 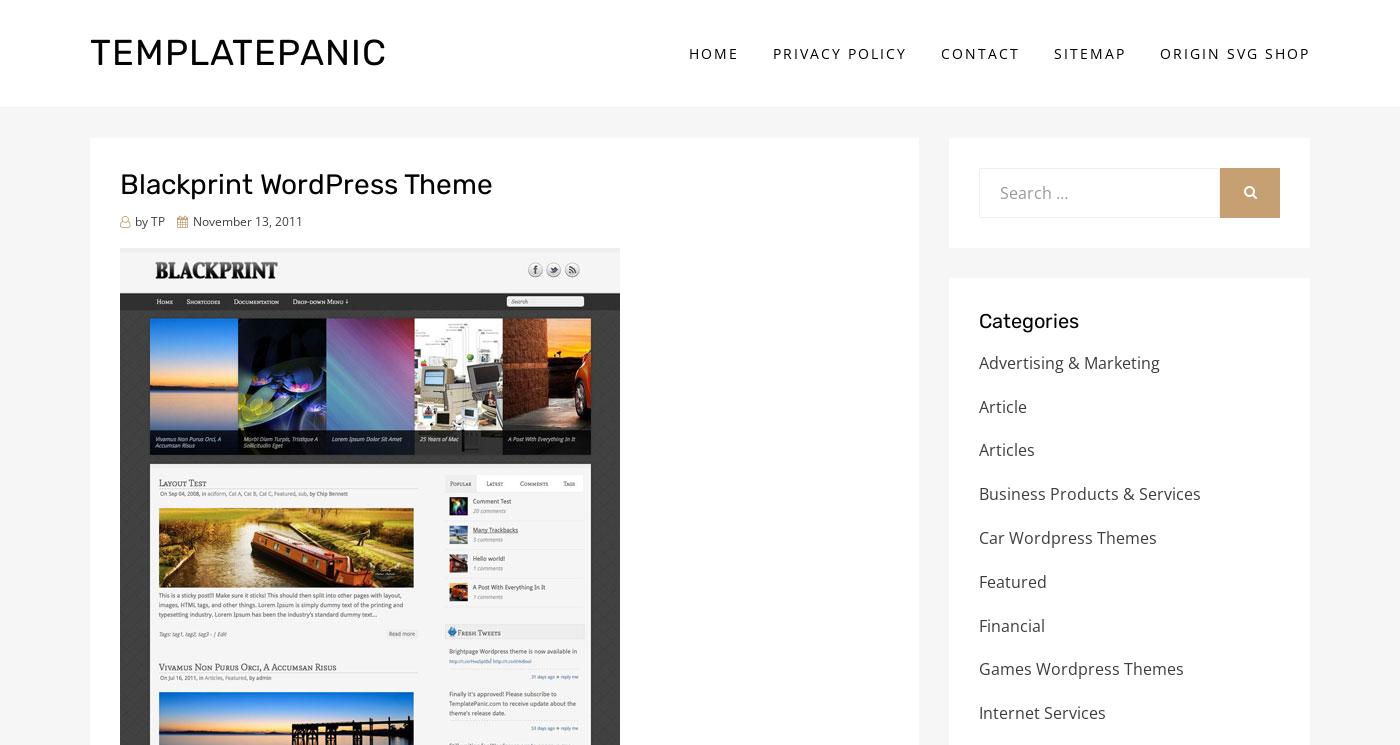 I want to click on 'Financial', so click(x=1012, y=624).